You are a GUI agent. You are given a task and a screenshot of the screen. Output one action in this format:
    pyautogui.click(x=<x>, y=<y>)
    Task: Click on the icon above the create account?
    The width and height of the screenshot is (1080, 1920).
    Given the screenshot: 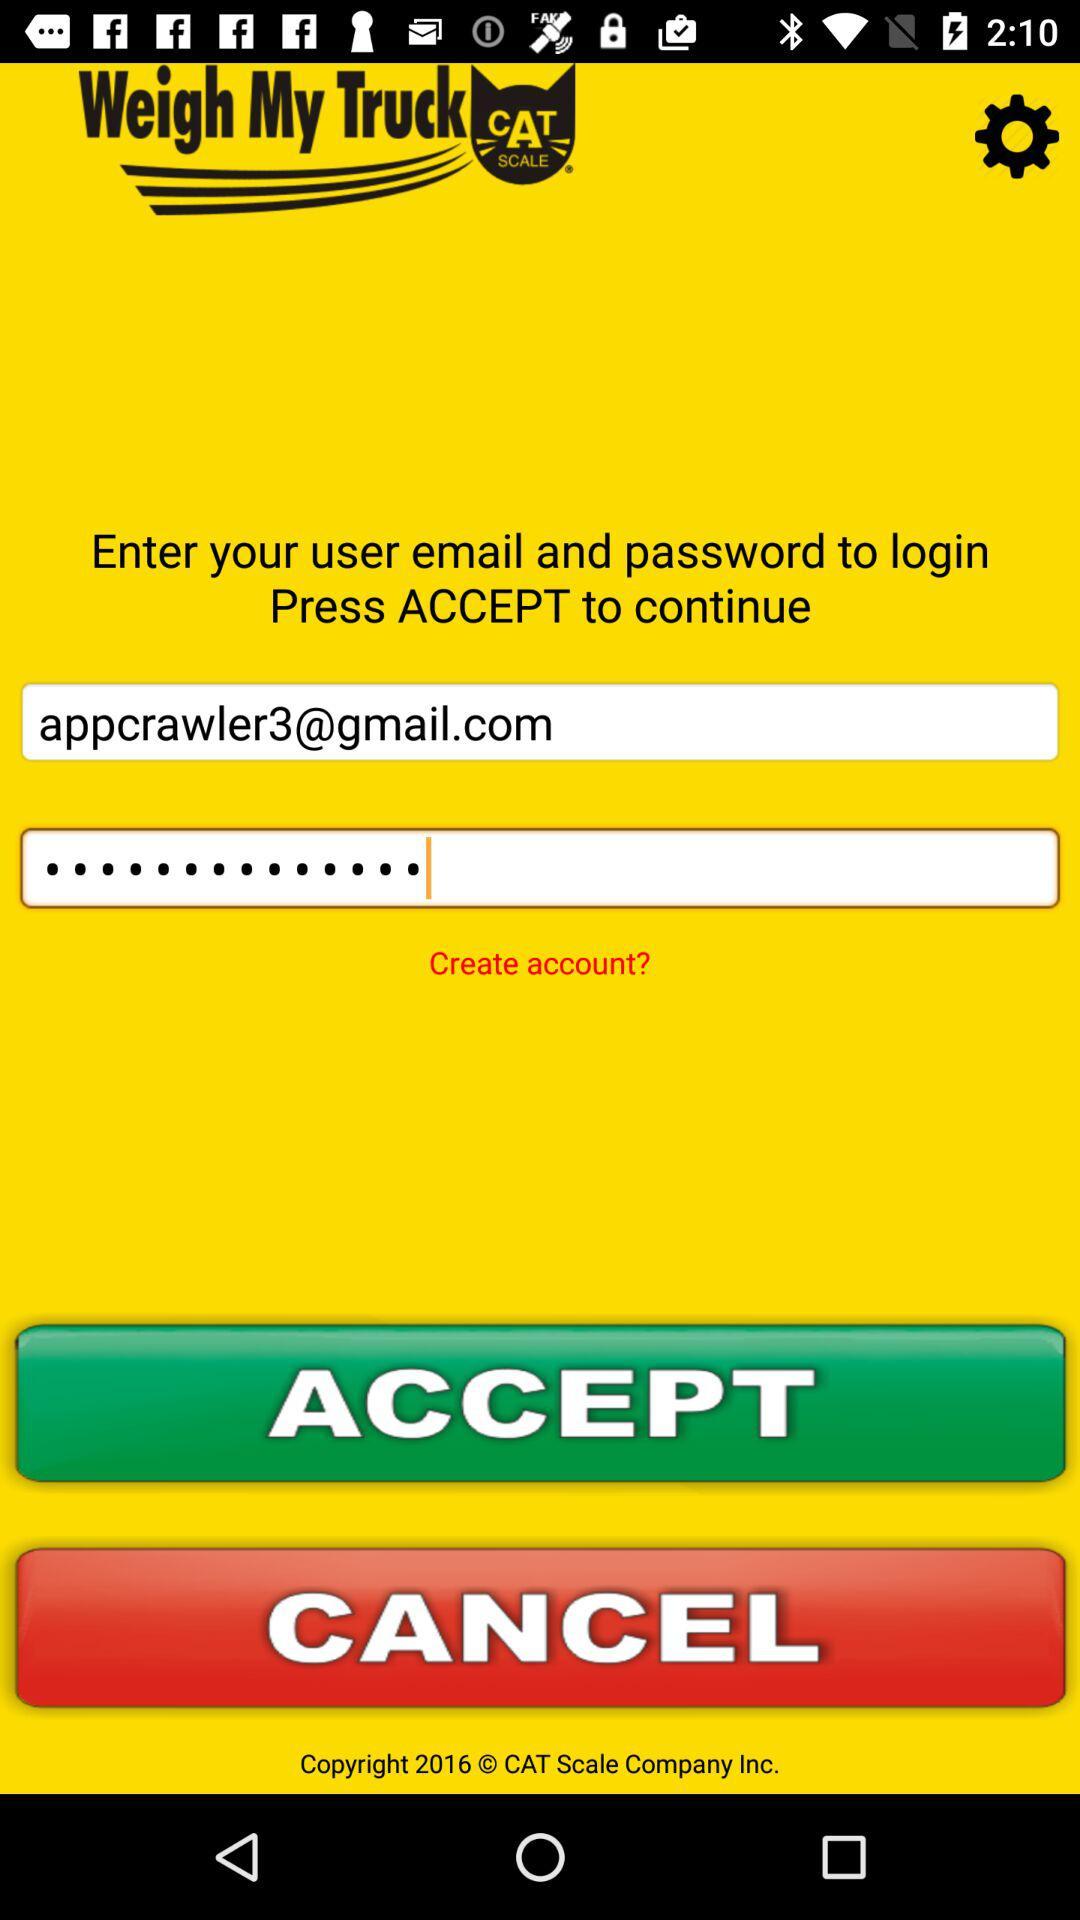 What is the action you would take?
    pyautogui.click(x=540, y=868)
    